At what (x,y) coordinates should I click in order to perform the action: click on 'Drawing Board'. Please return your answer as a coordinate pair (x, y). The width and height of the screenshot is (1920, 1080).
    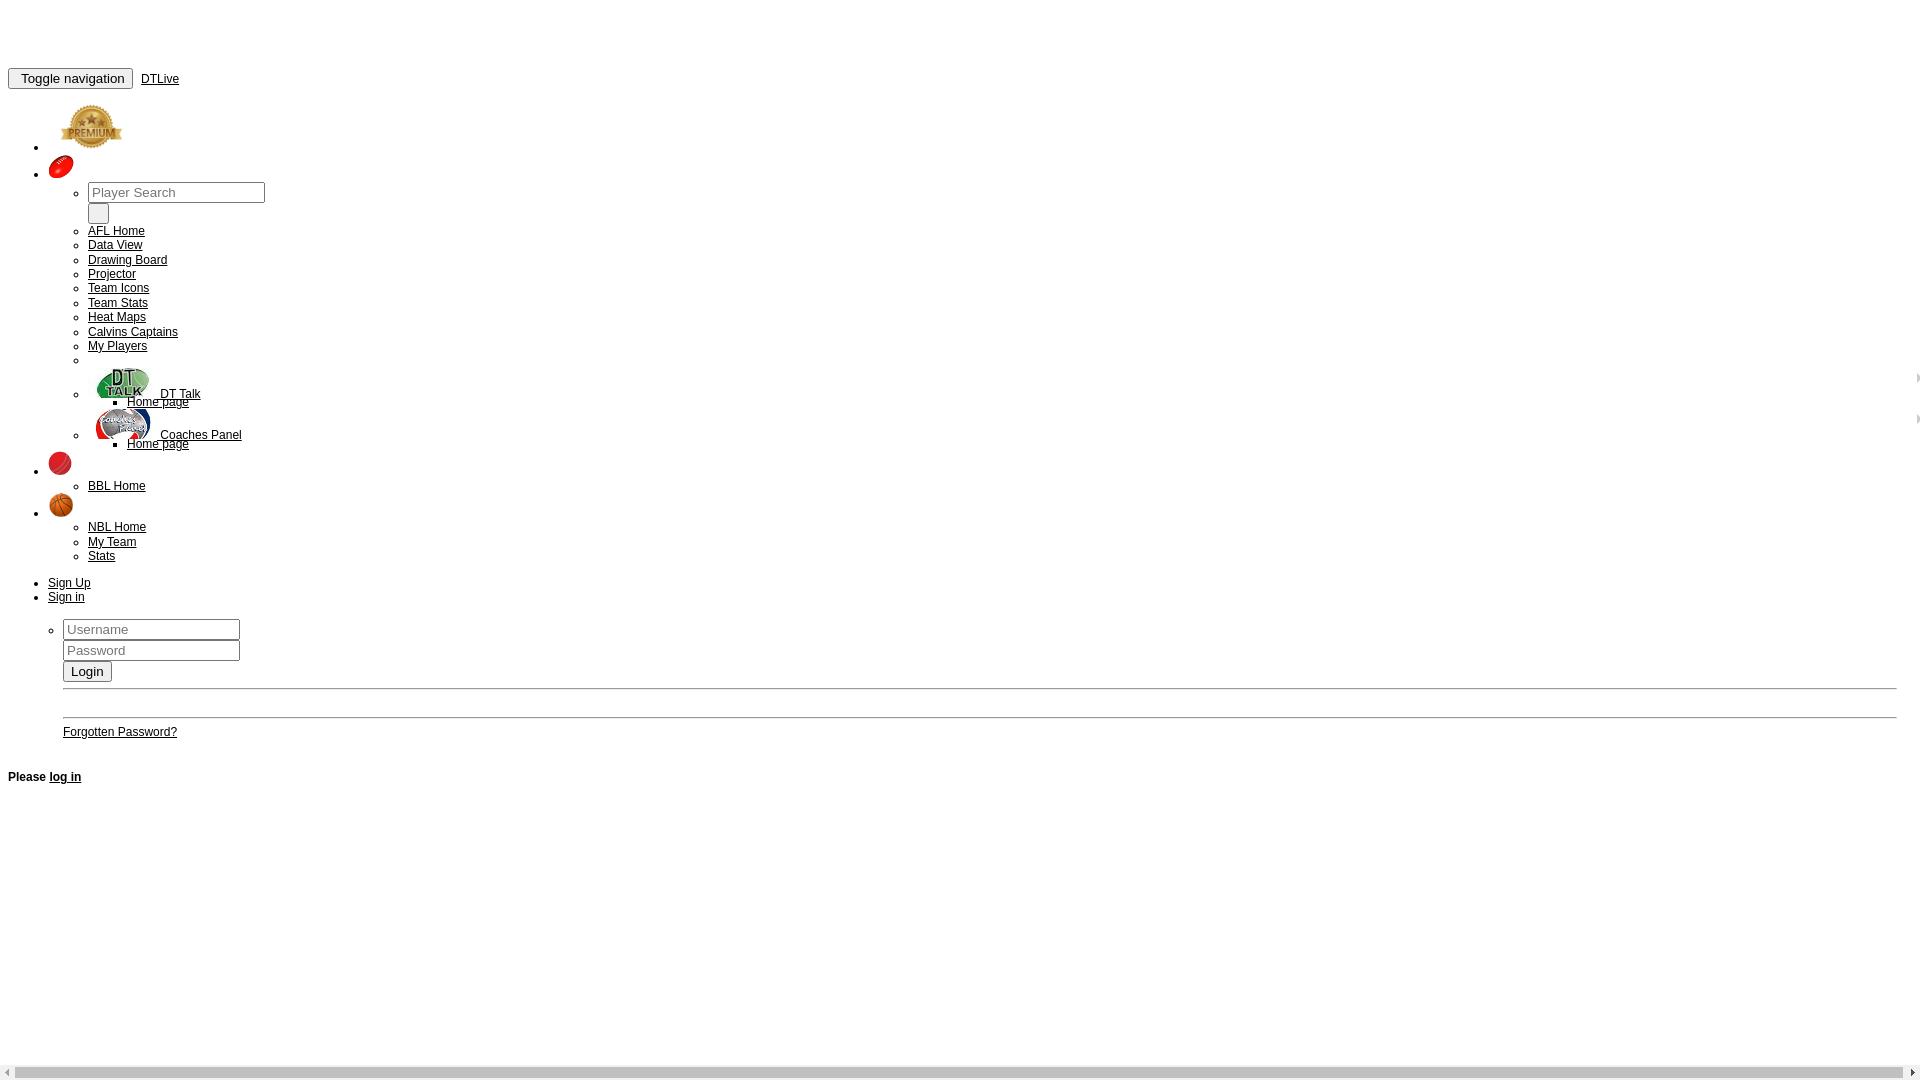
    Looking at the image, I should click on (86, 258).